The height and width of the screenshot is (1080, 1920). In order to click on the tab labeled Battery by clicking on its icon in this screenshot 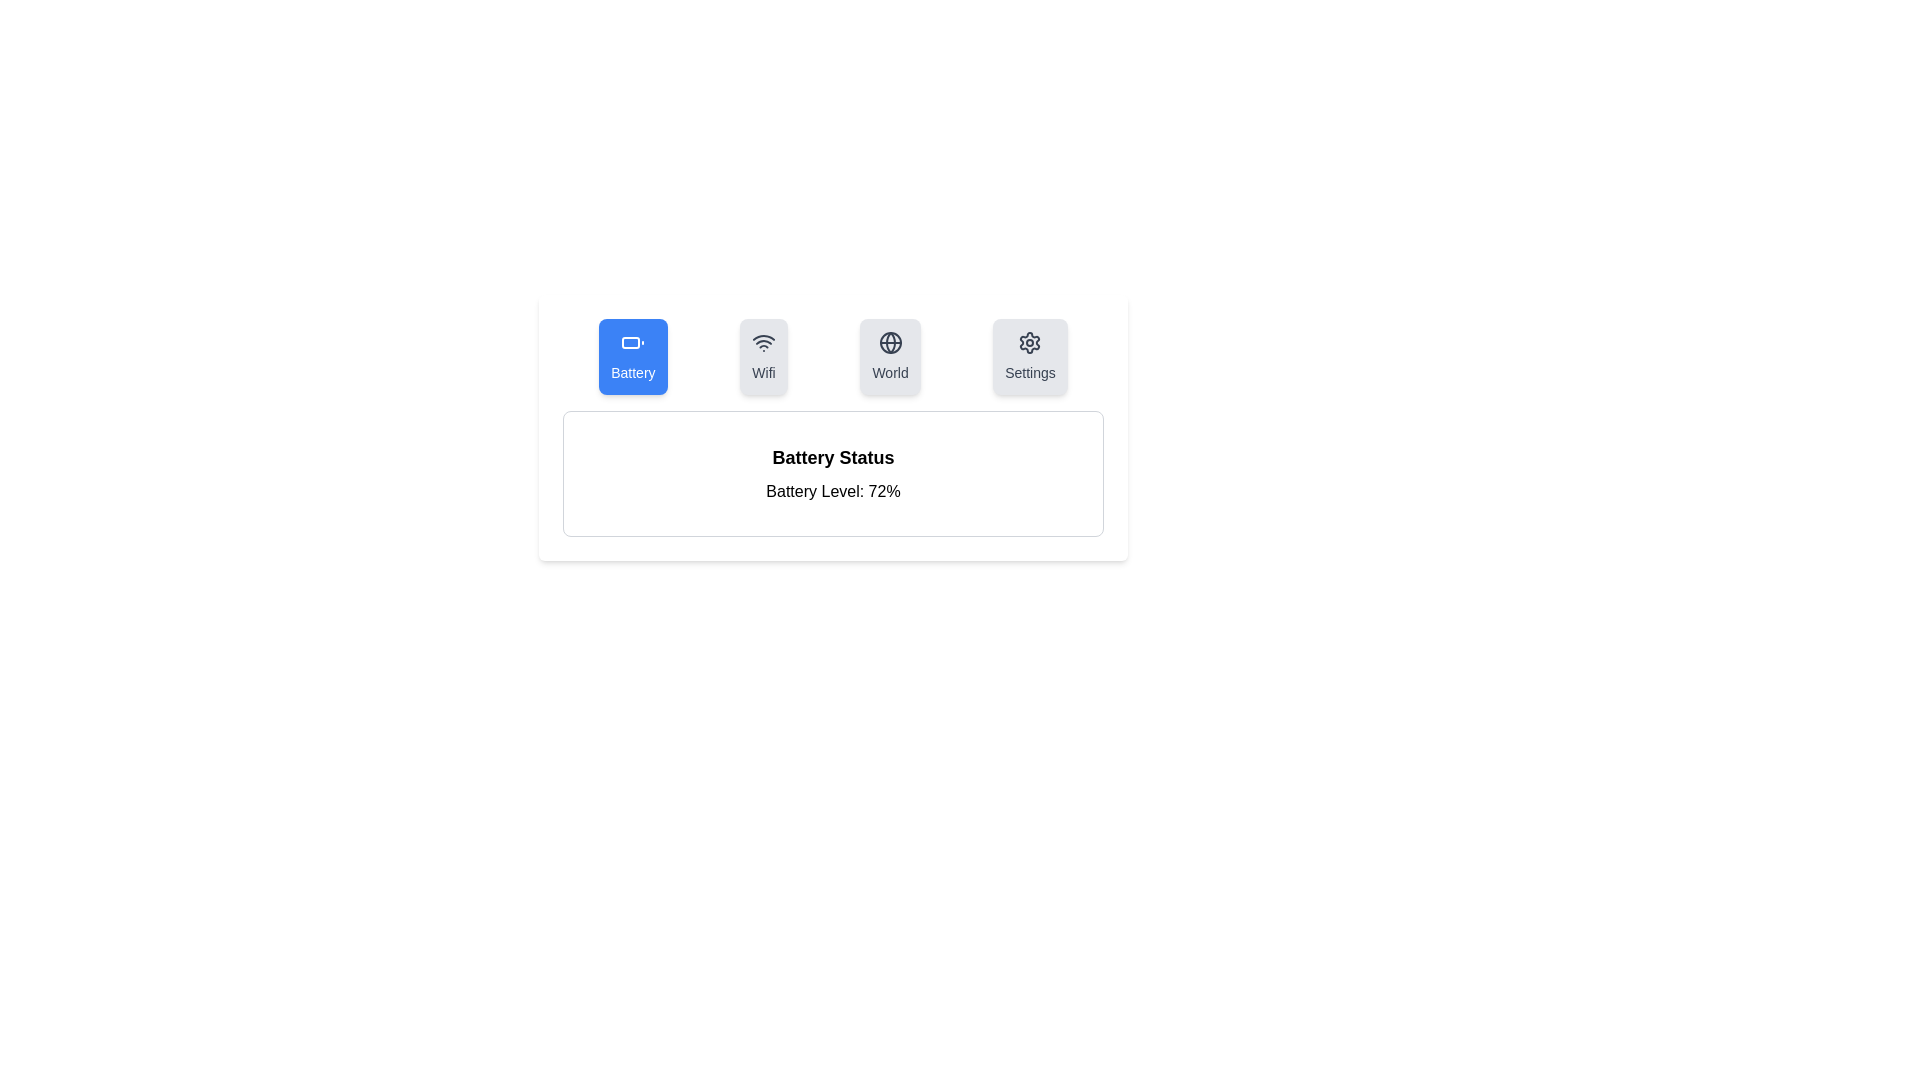, I will do `click(632, 356)`.